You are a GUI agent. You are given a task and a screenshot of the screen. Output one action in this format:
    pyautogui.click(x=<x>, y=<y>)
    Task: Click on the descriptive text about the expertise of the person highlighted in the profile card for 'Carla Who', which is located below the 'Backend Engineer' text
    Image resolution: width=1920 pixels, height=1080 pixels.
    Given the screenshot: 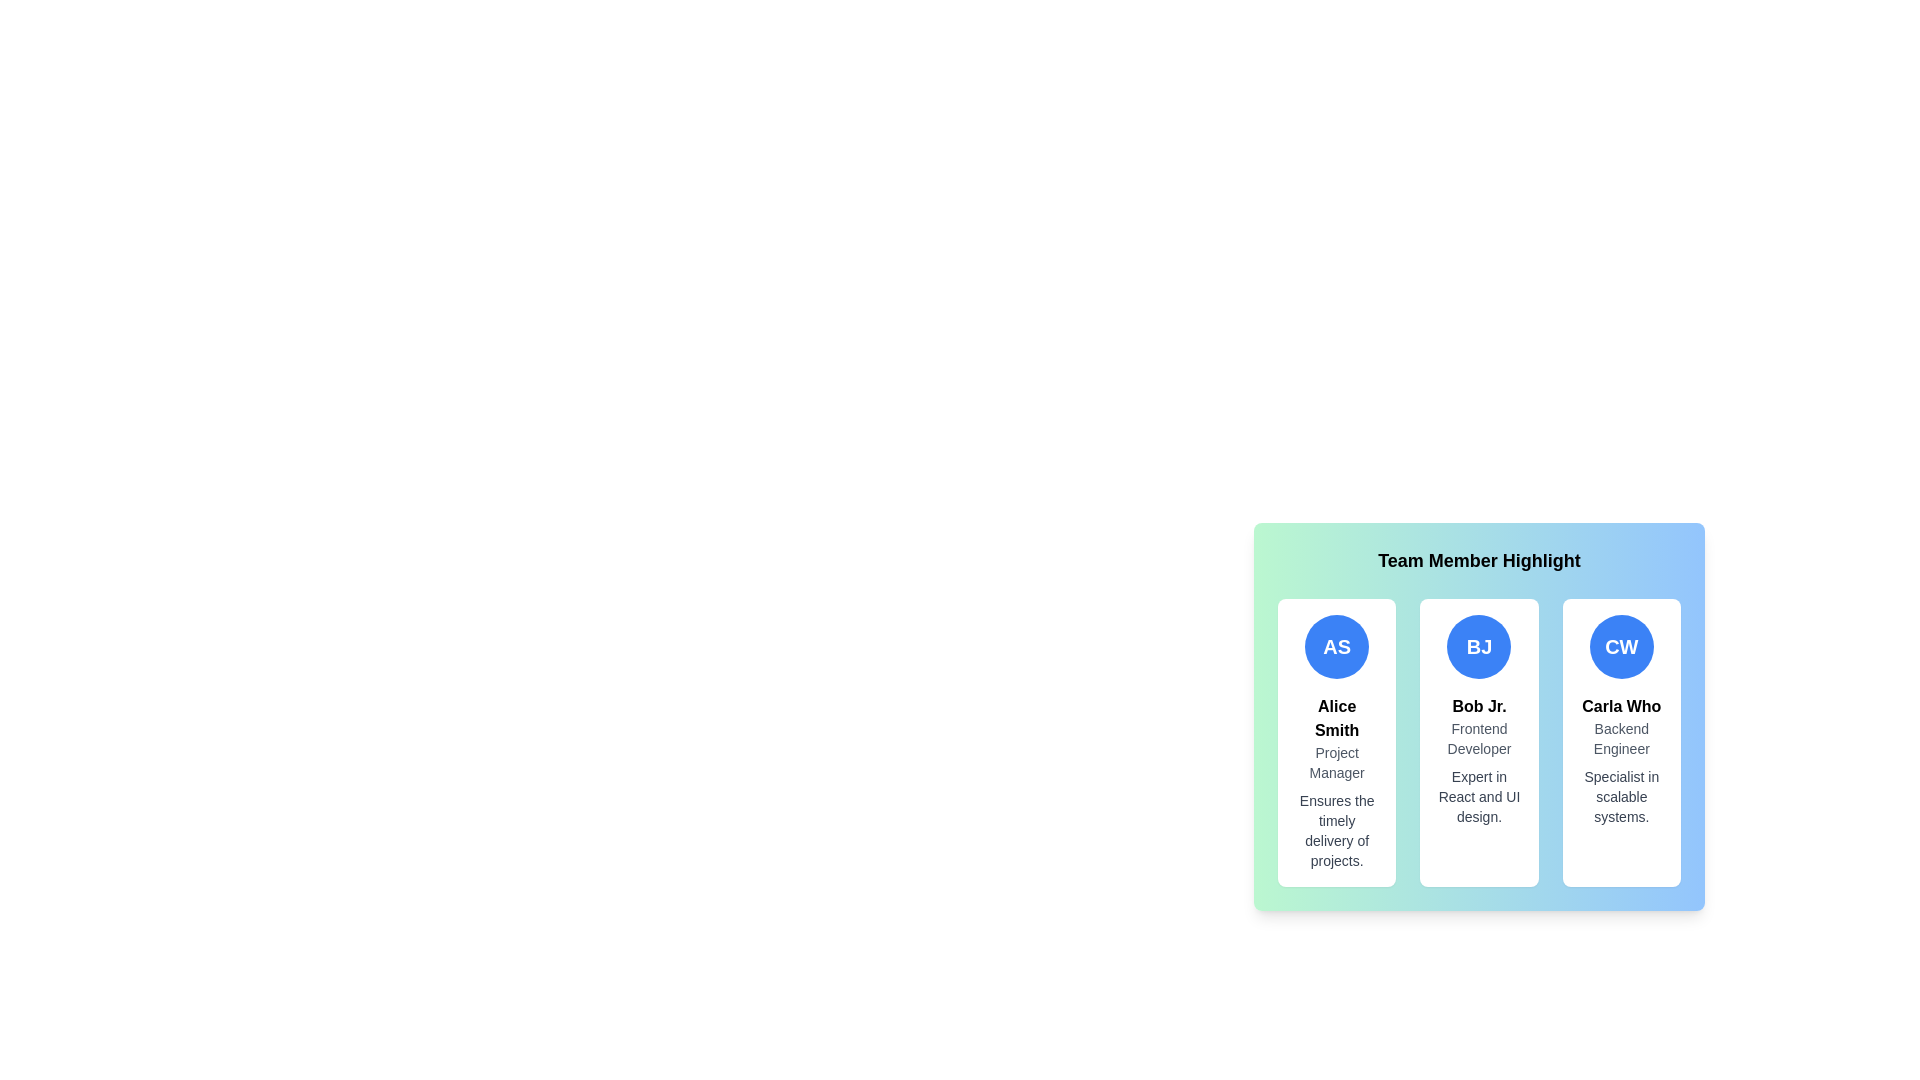 What is the action you would take?
    pyautogui.click(x=1621, y=796)
    